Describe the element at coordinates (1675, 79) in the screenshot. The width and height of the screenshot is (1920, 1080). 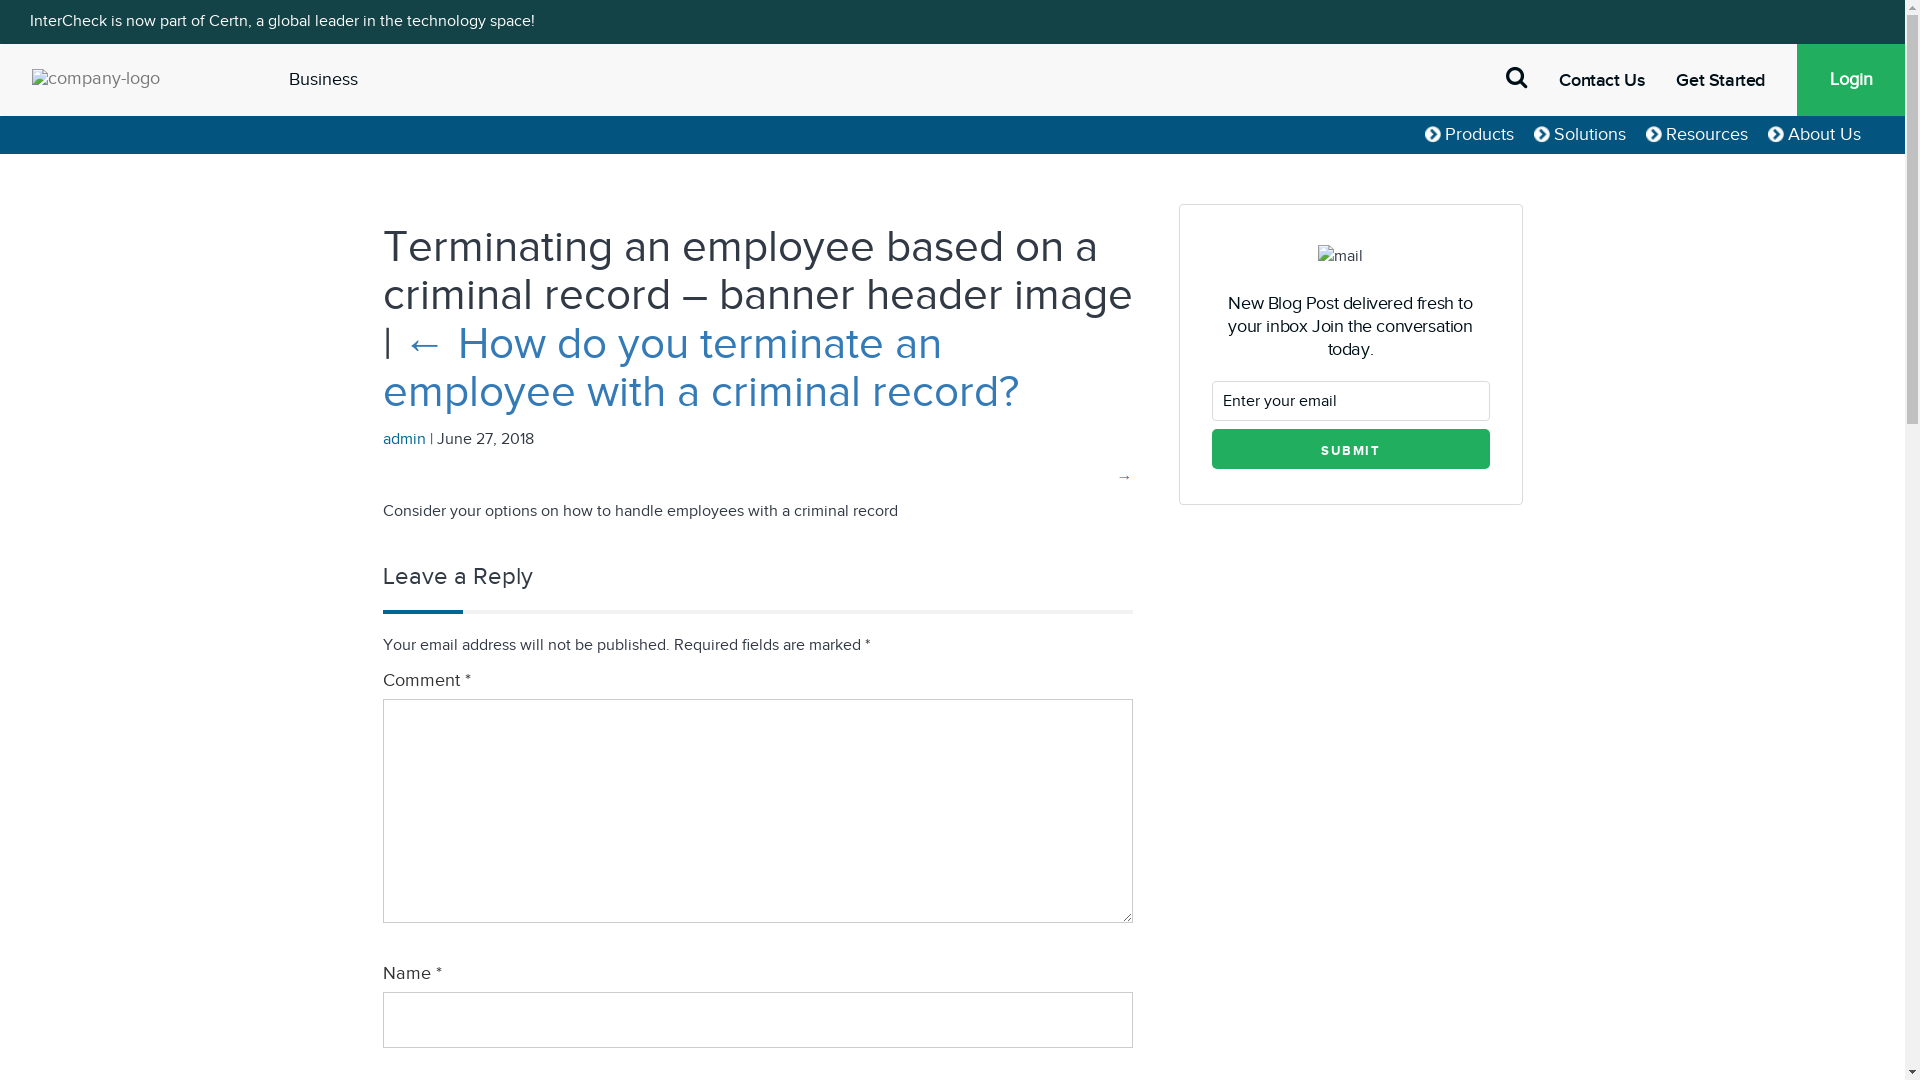
I see `'Get Started'` at that location.